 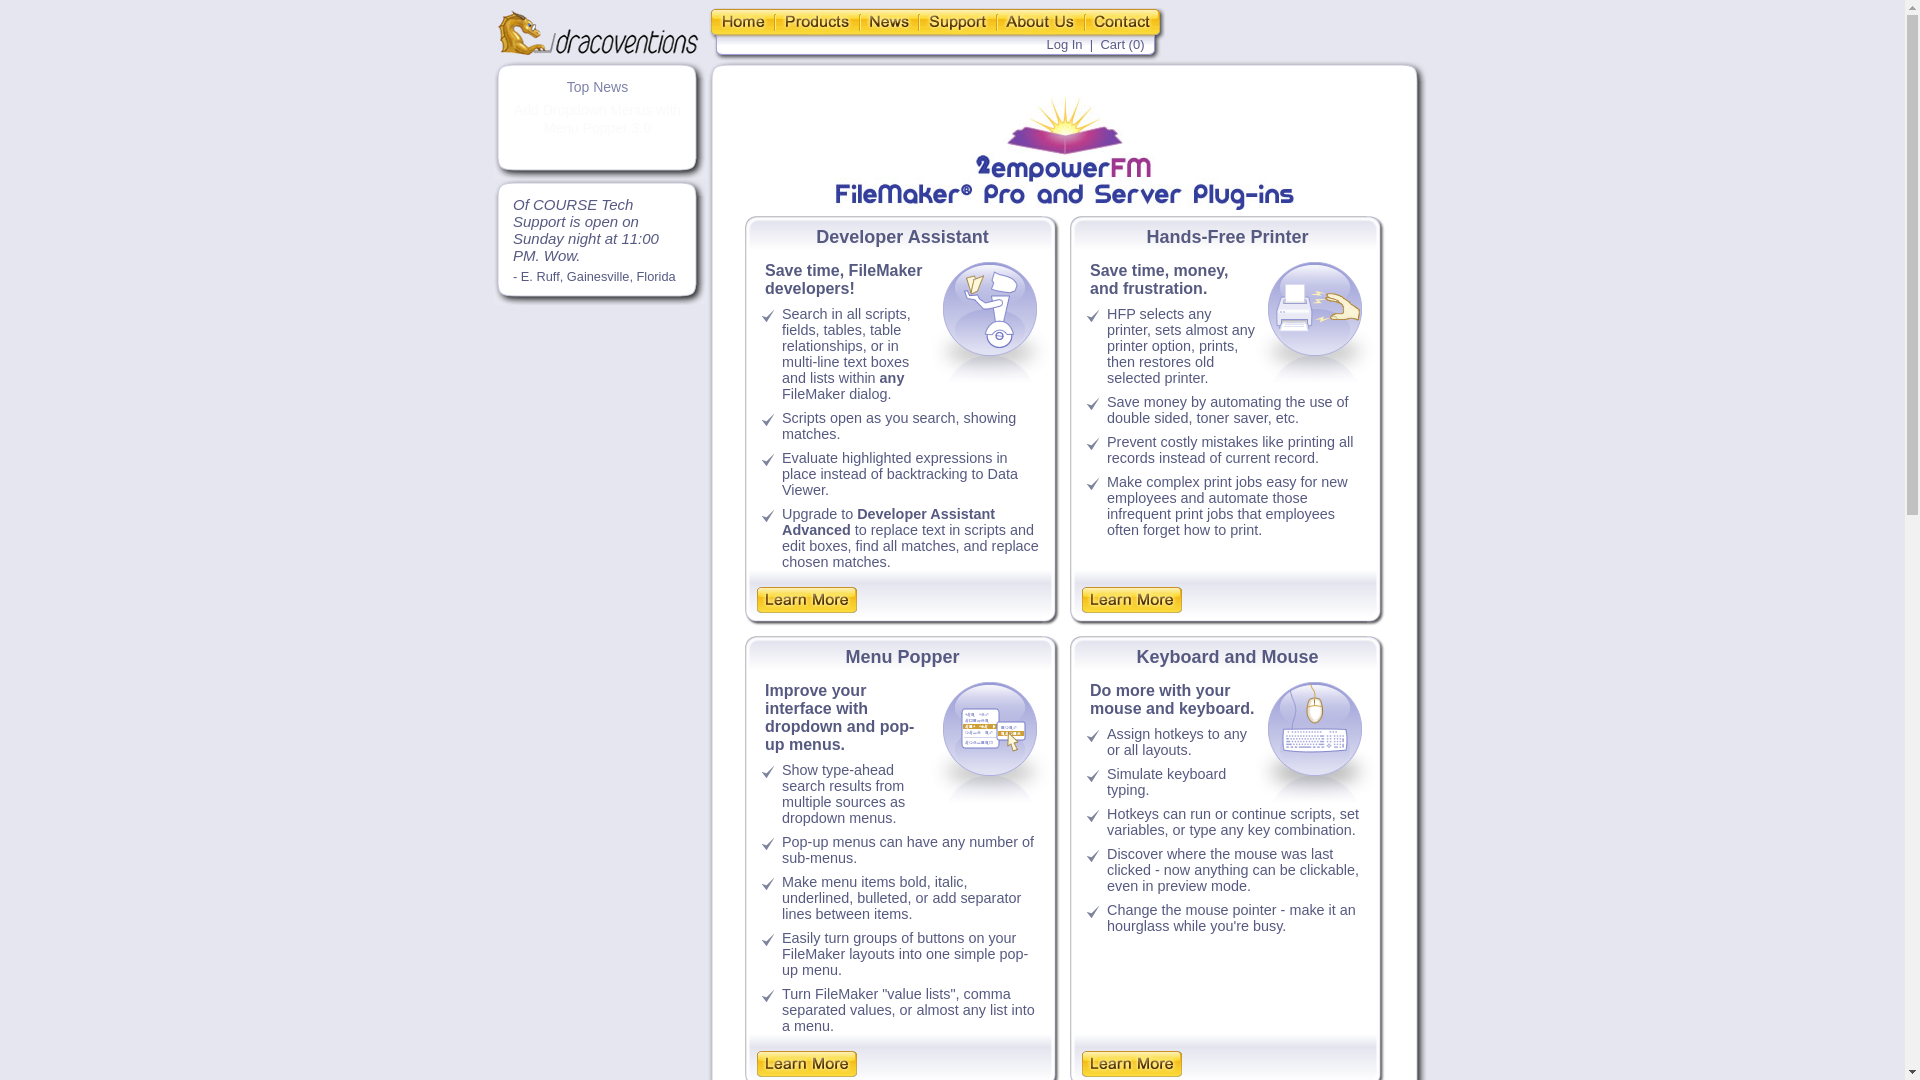 What do you see at coordinates (1083, 21) in the screenshot?
I see `'Contact'` at bounding box center [1083, 21].